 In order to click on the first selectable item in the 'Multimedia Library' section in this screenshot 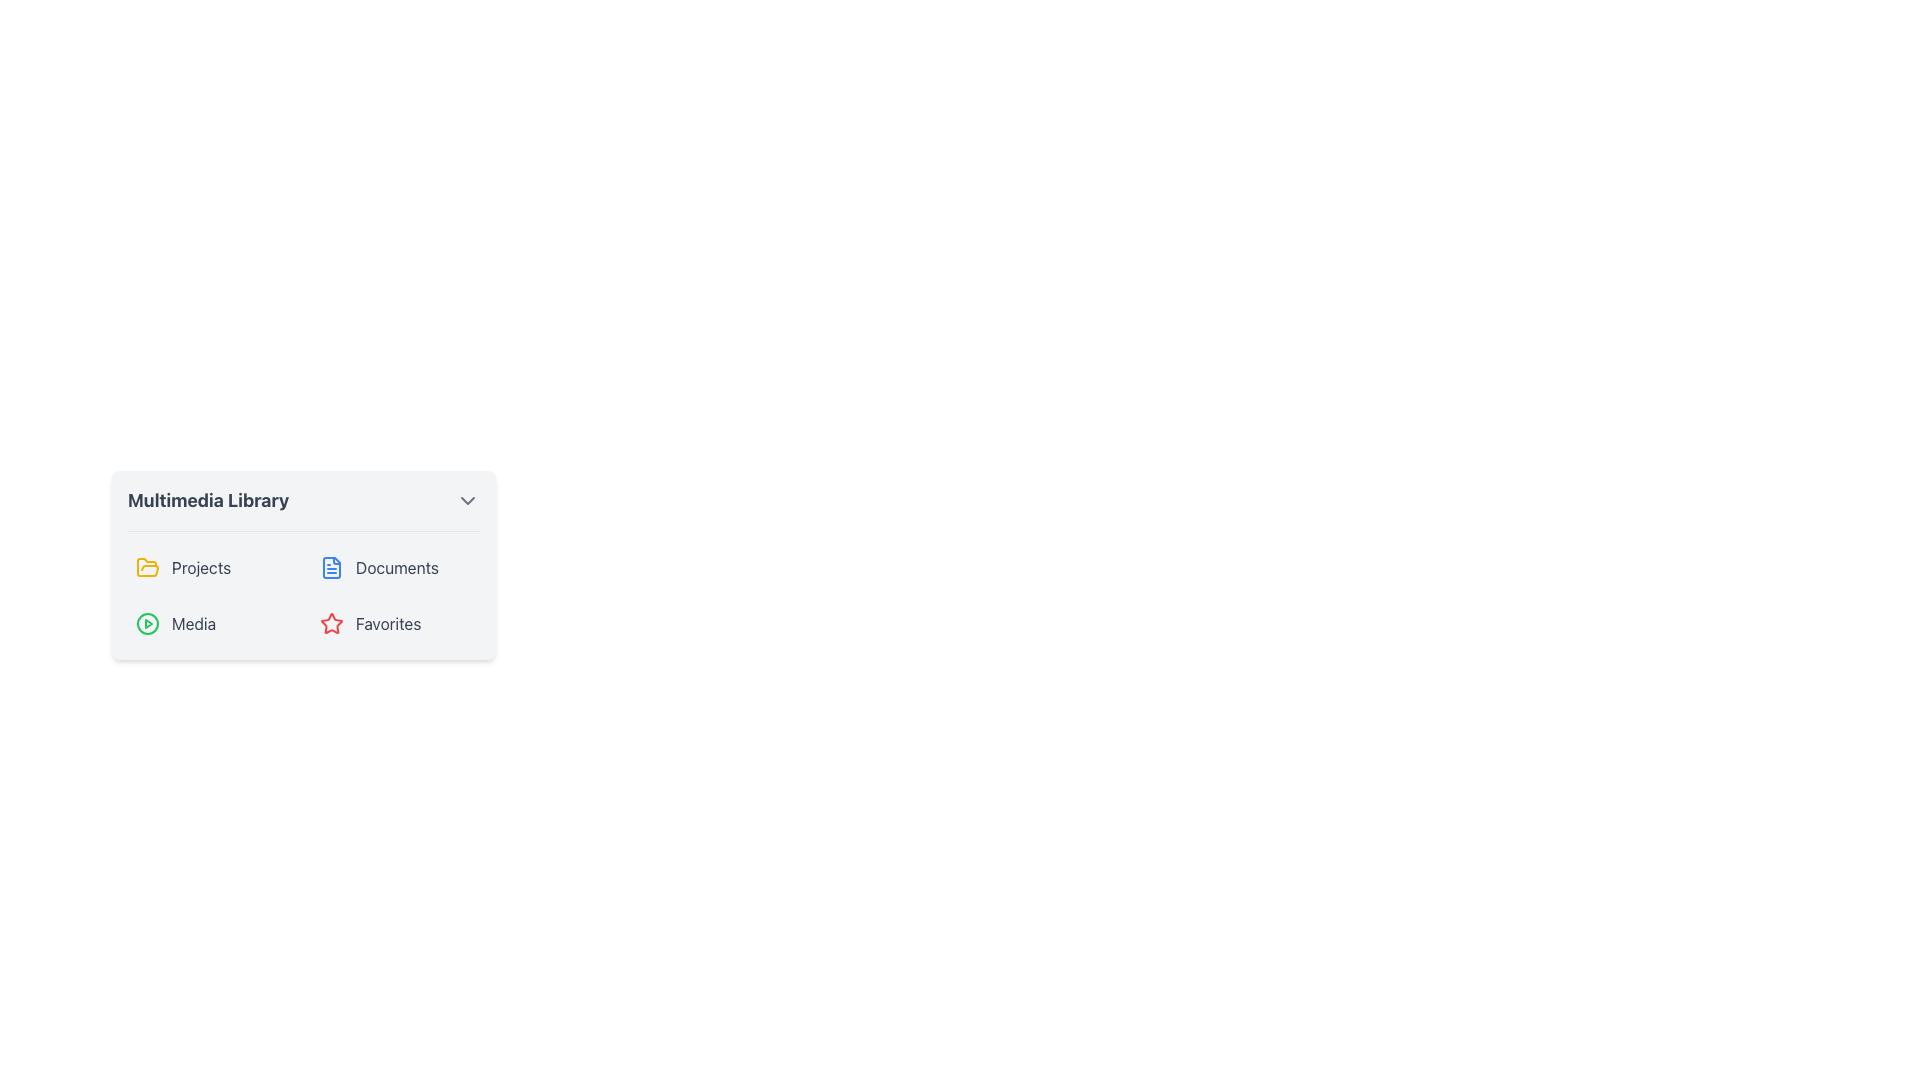, I will do `click(211, 567)`.